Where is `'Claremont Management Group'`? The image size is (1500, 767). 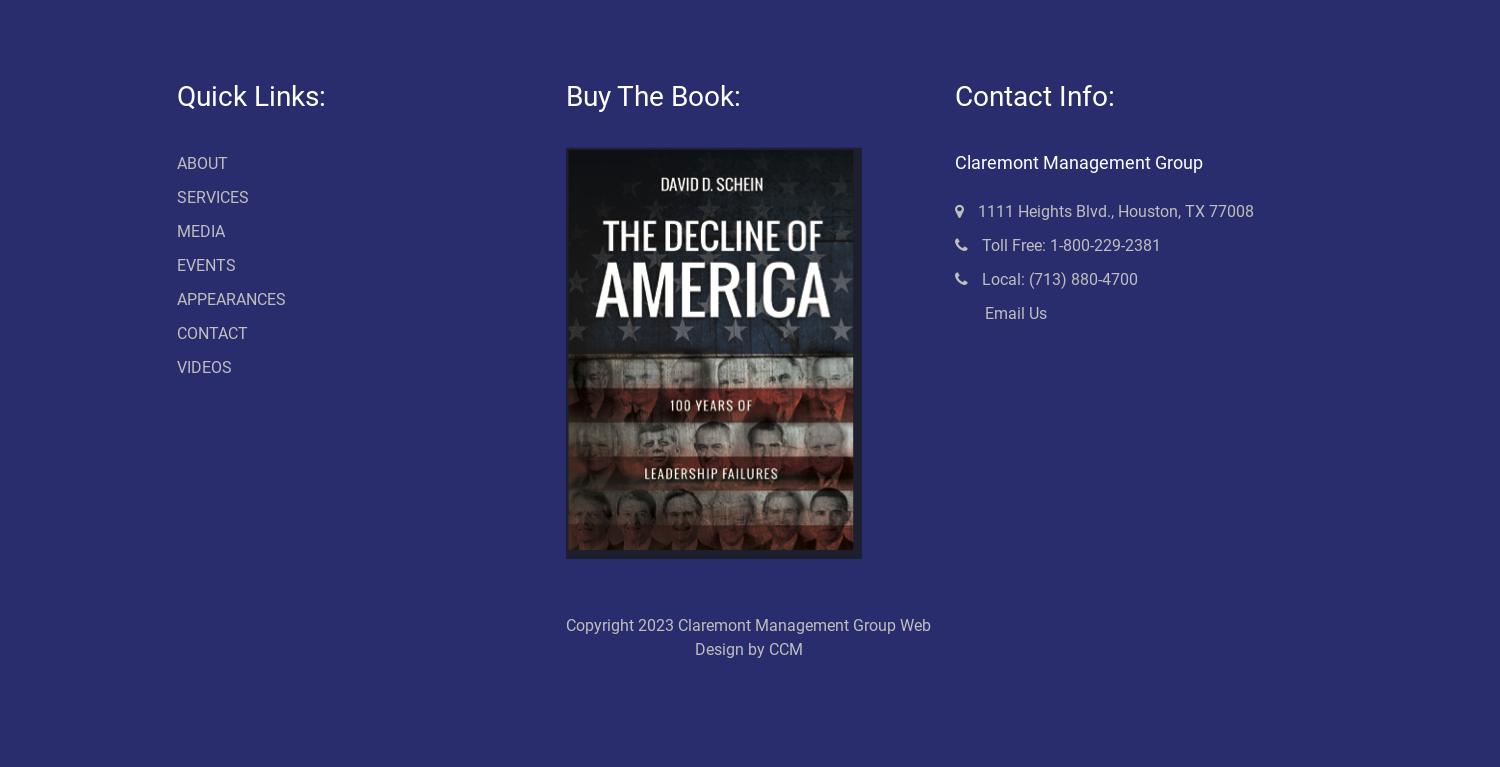
'Claremont Management Group' is located at coordinates (953, 161).